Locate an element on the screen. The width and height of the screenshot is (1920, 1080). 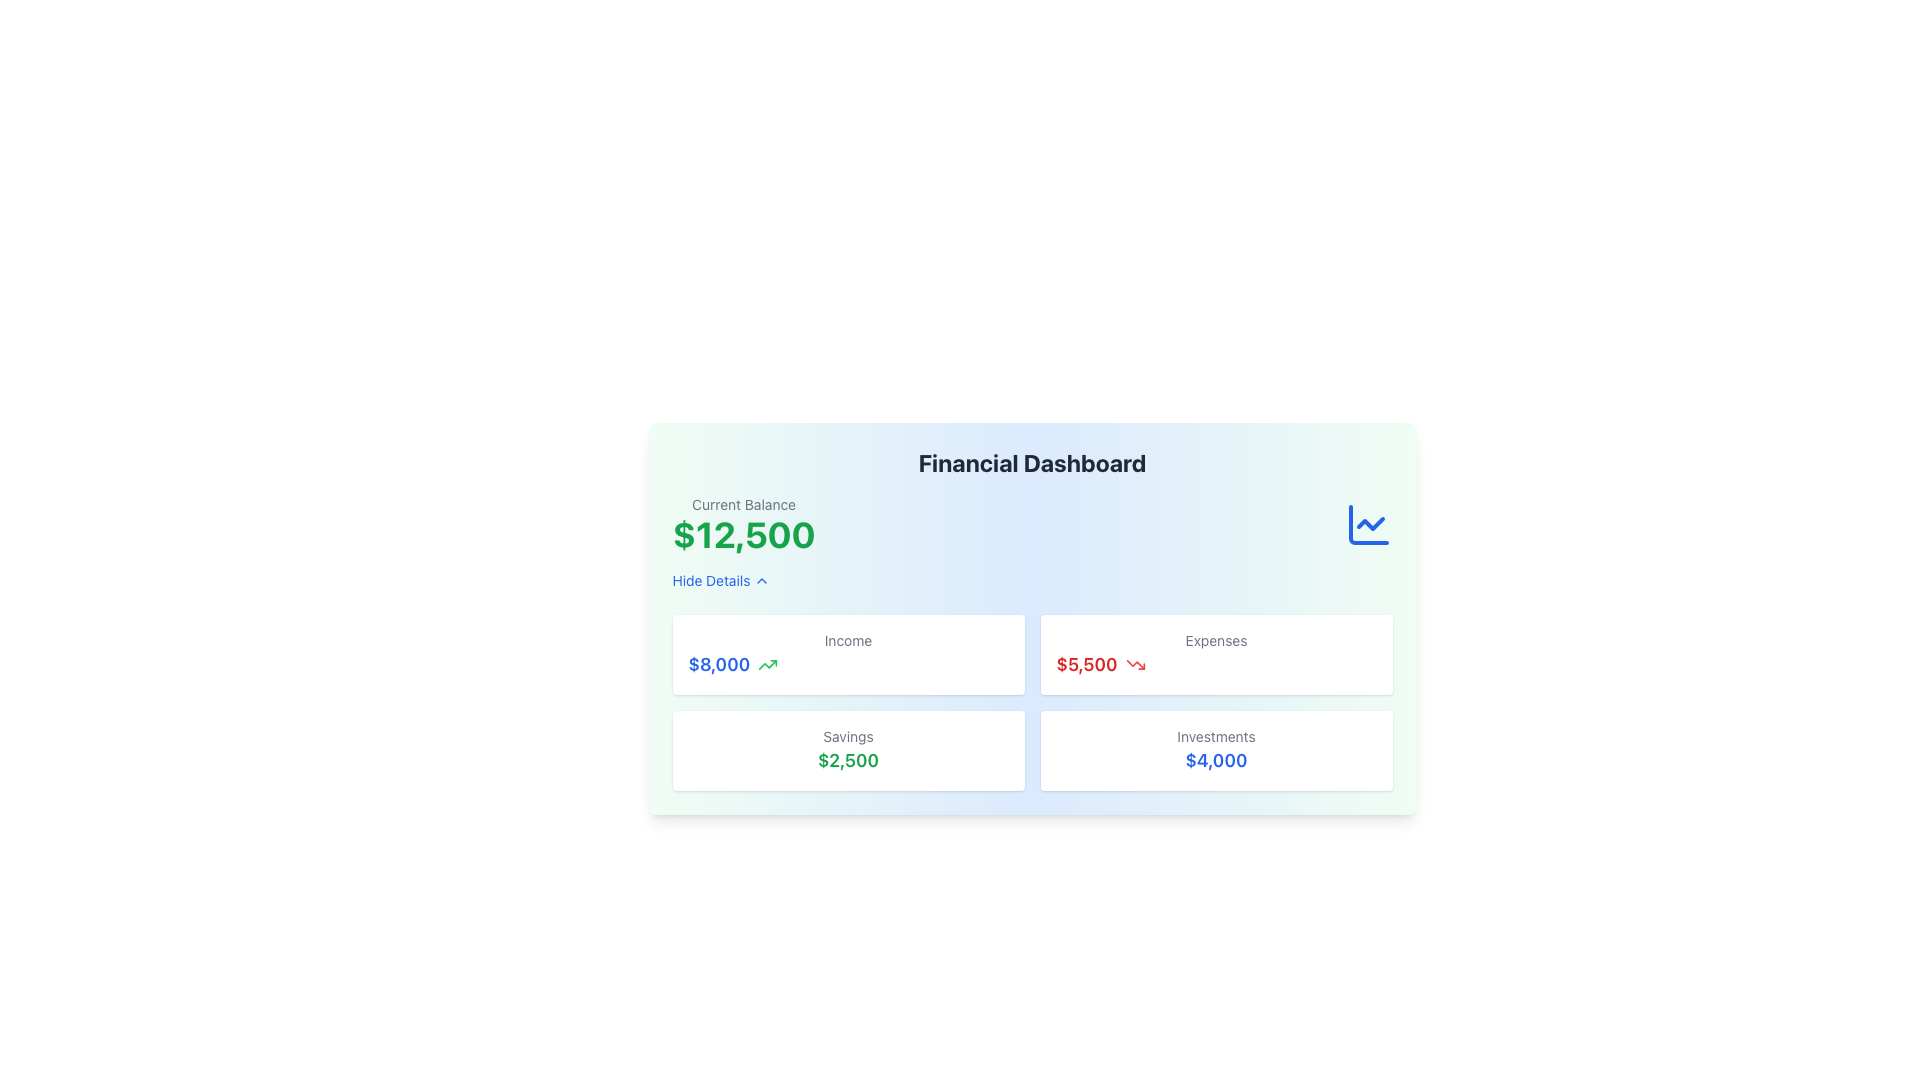
the triangular downward trend icon, which is positioned to the left of the 'Expenses' label in the financial summary section is located at coordinates (1135, 664).